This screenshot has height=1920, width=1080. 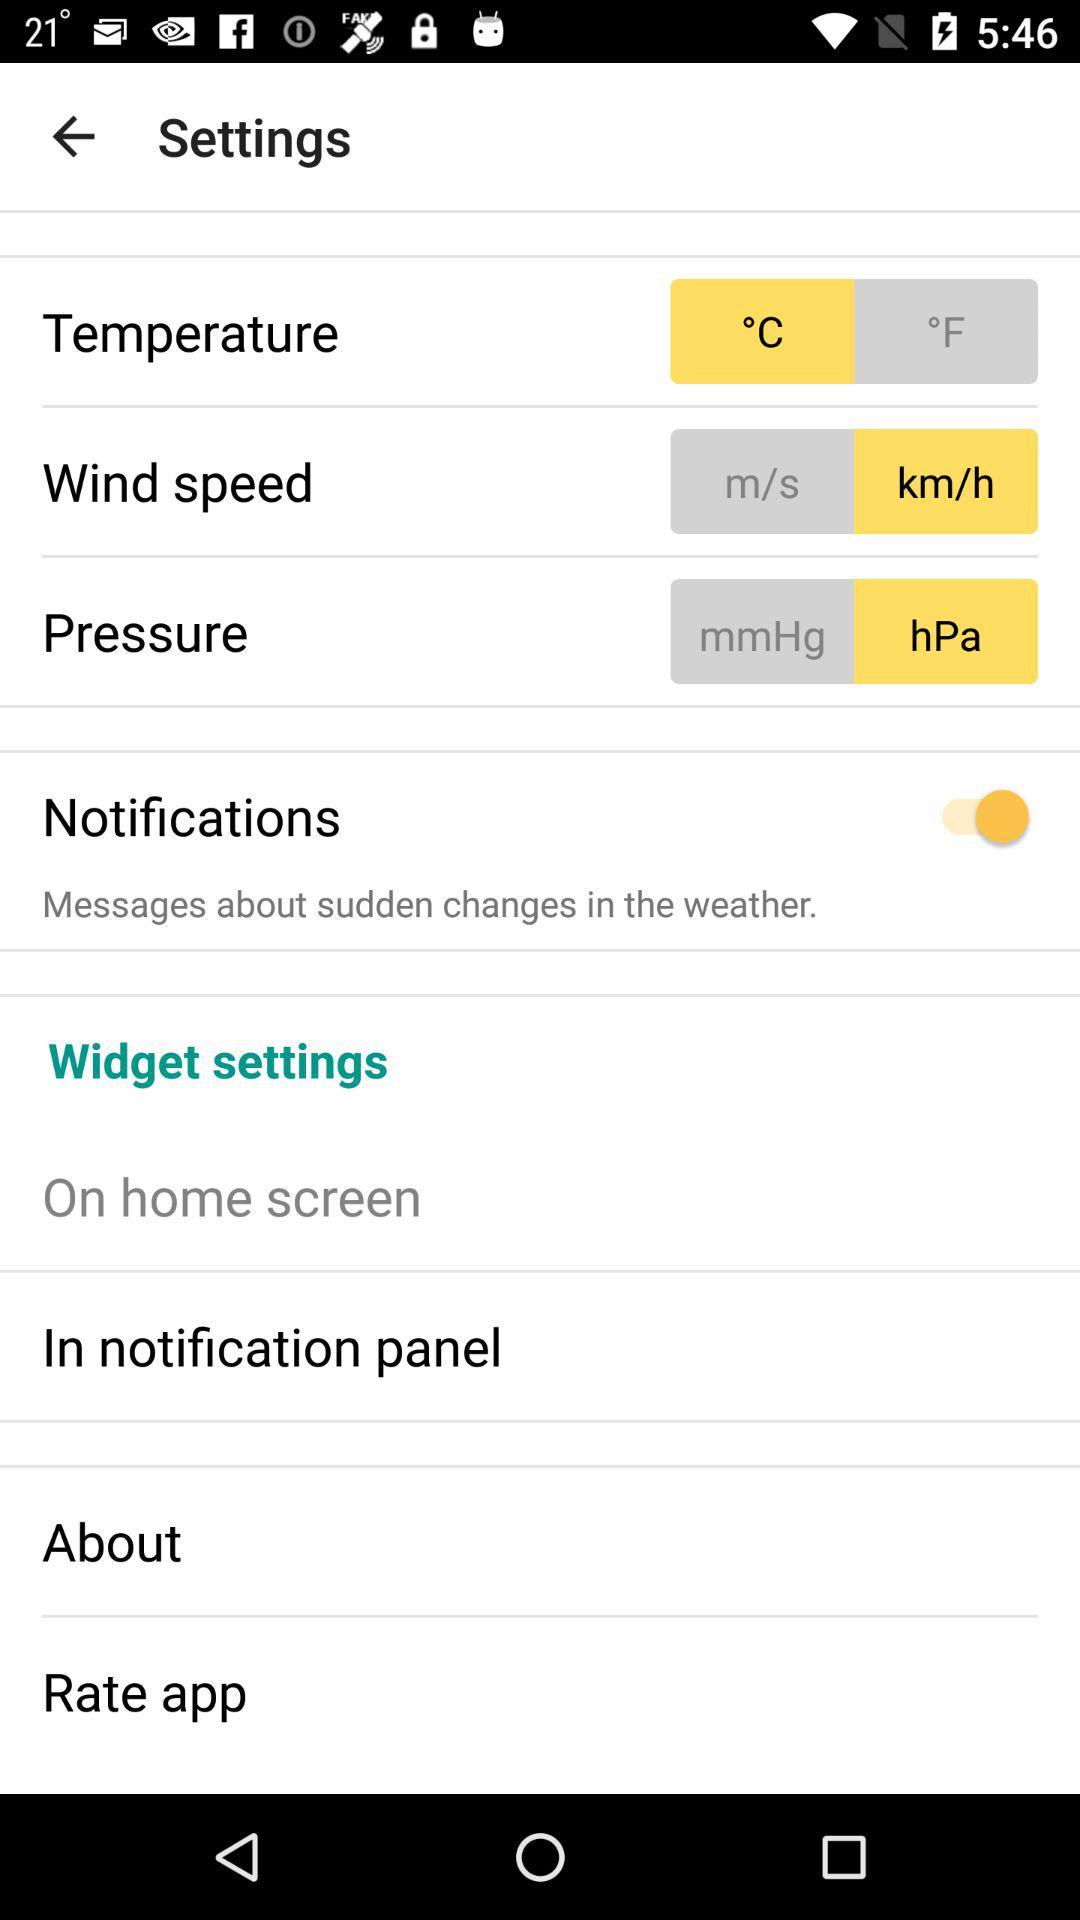 I want to click on item below widget settings, so click(x=540, y=1196).